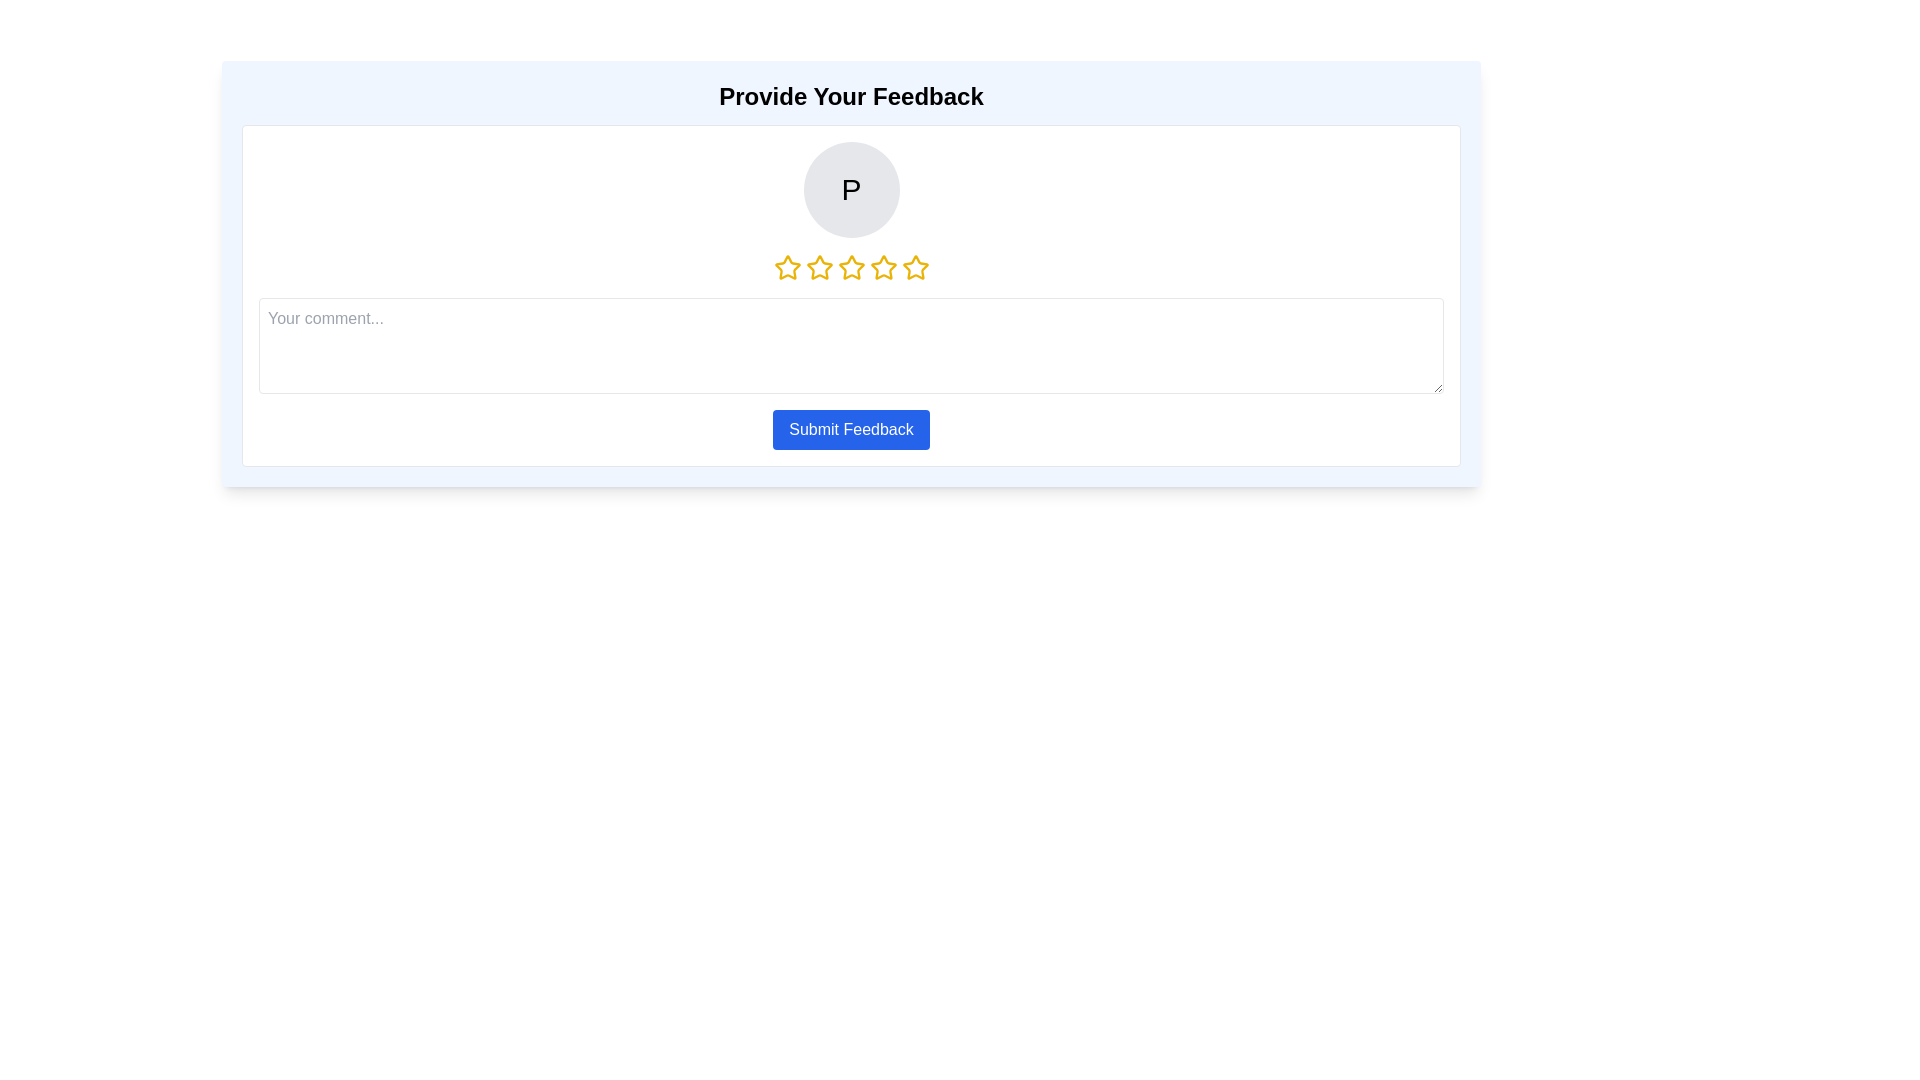 The image size is (1920, 1080). What do you see at coordinates (851, 266) in the screenshot?
I see `the star corresponding to 3 stars to set the rating` at bounding box center [851, 266].